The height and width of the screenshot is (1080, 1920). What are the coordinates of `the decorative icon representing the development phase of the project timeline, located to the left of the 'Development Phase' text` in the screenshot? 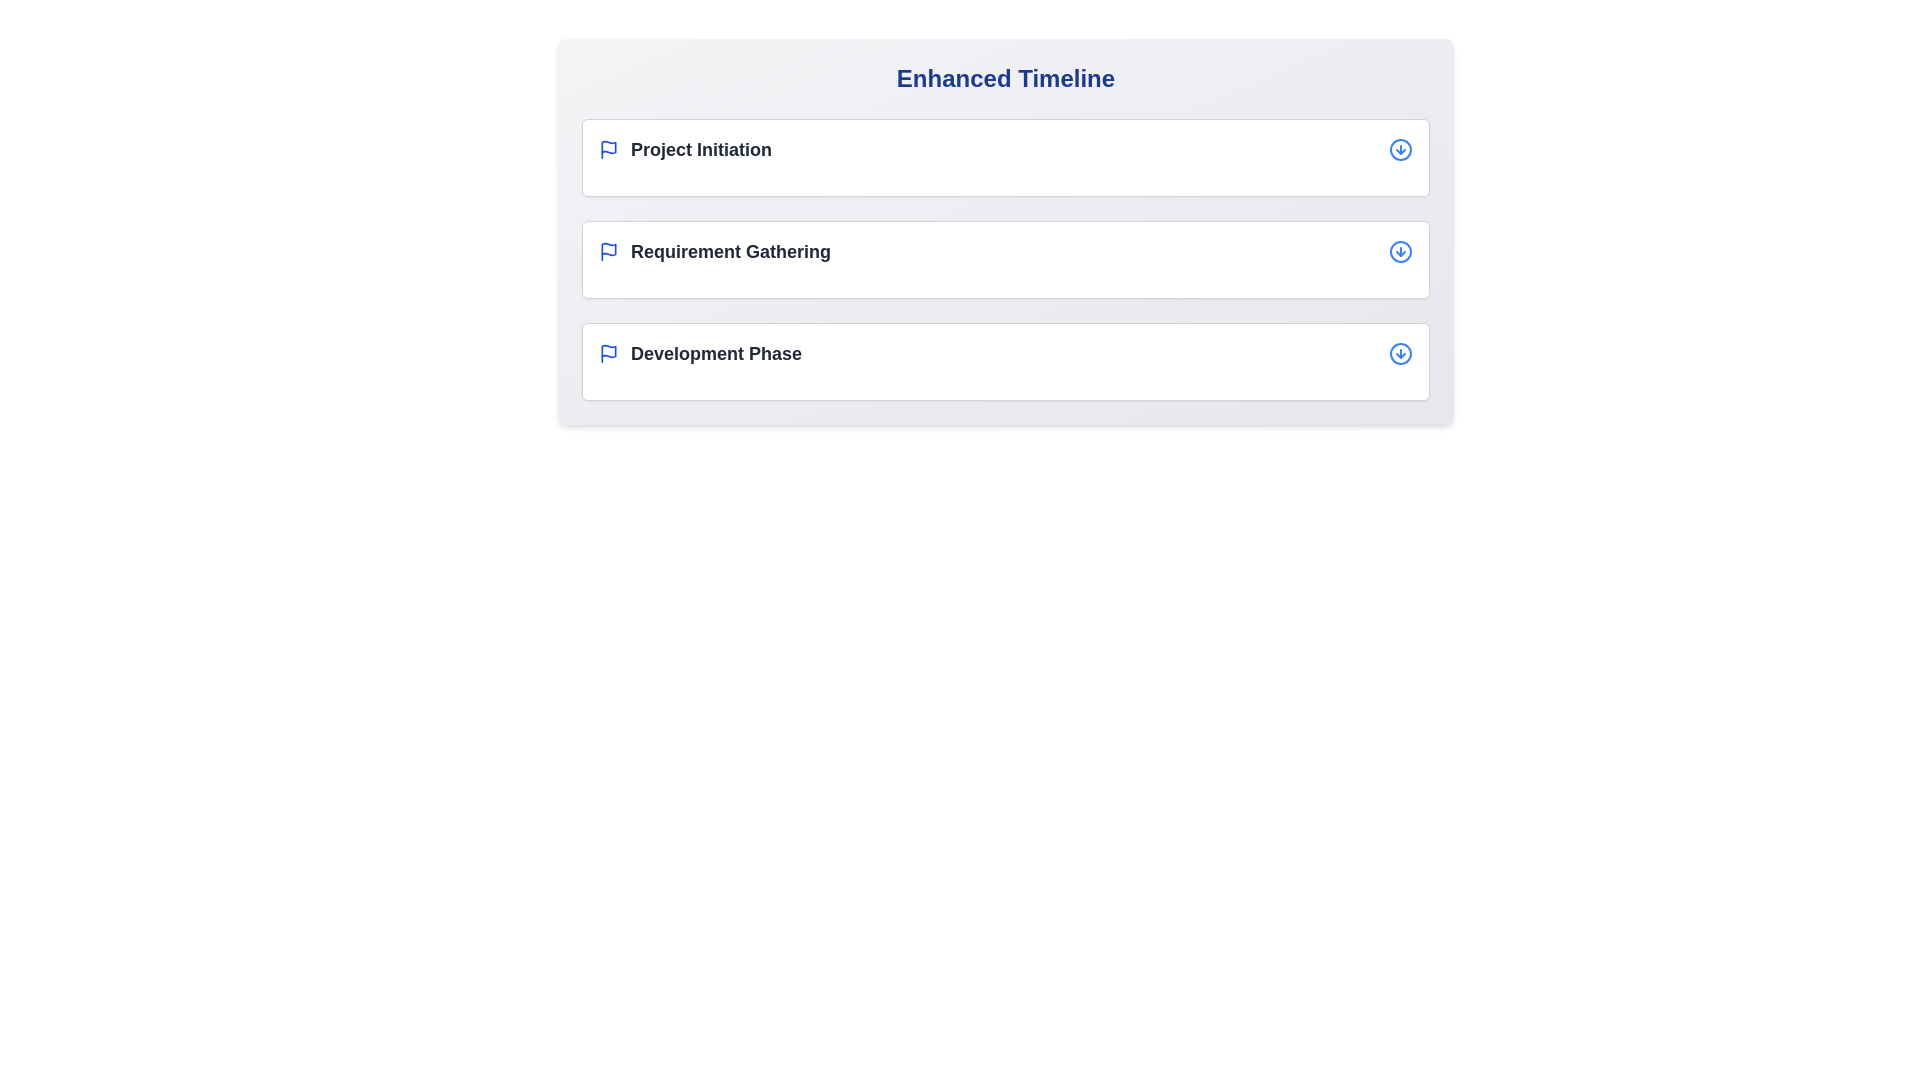 It's located at (608, 350).